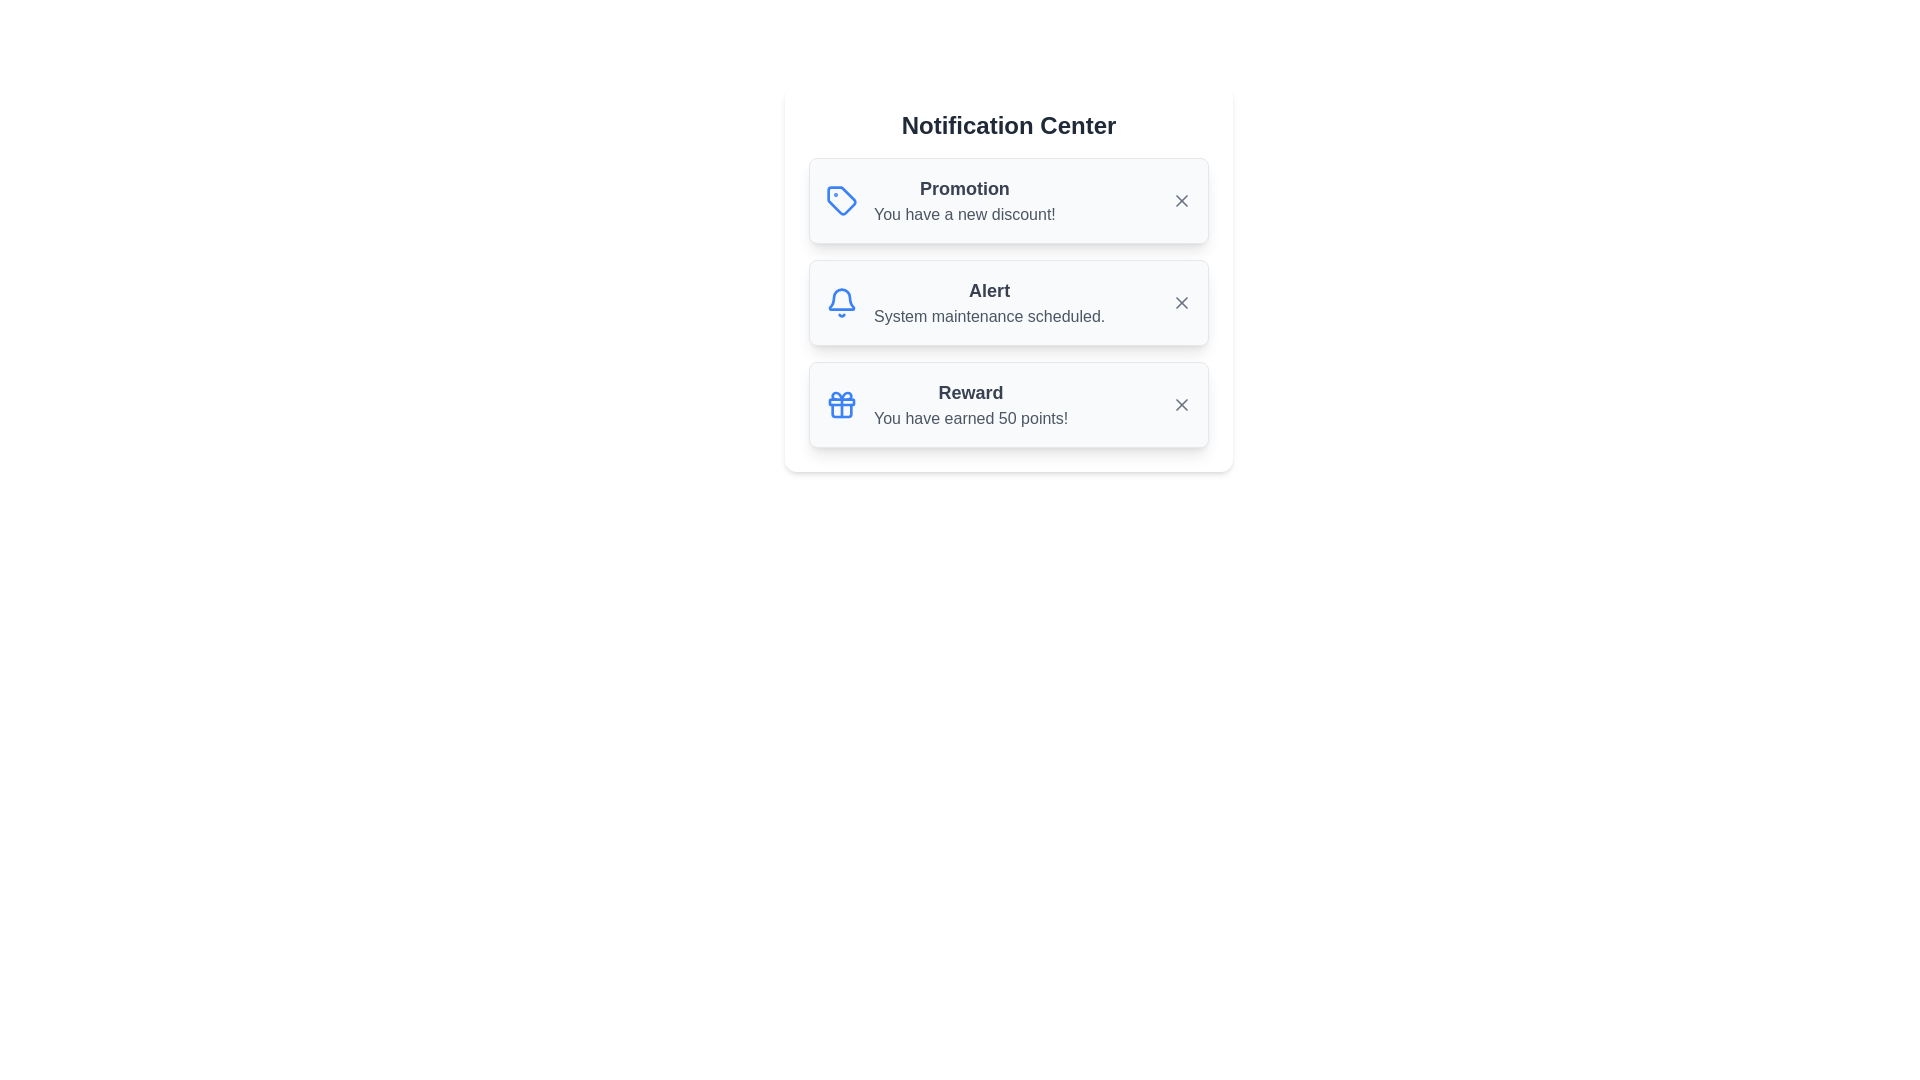 This screenshot has width=1920, height=1080. I want to click on the text label displaying 'You have a new discount!' located under the 'Promotion' header in the first notification card of the Notification Center, so click(964, 215).